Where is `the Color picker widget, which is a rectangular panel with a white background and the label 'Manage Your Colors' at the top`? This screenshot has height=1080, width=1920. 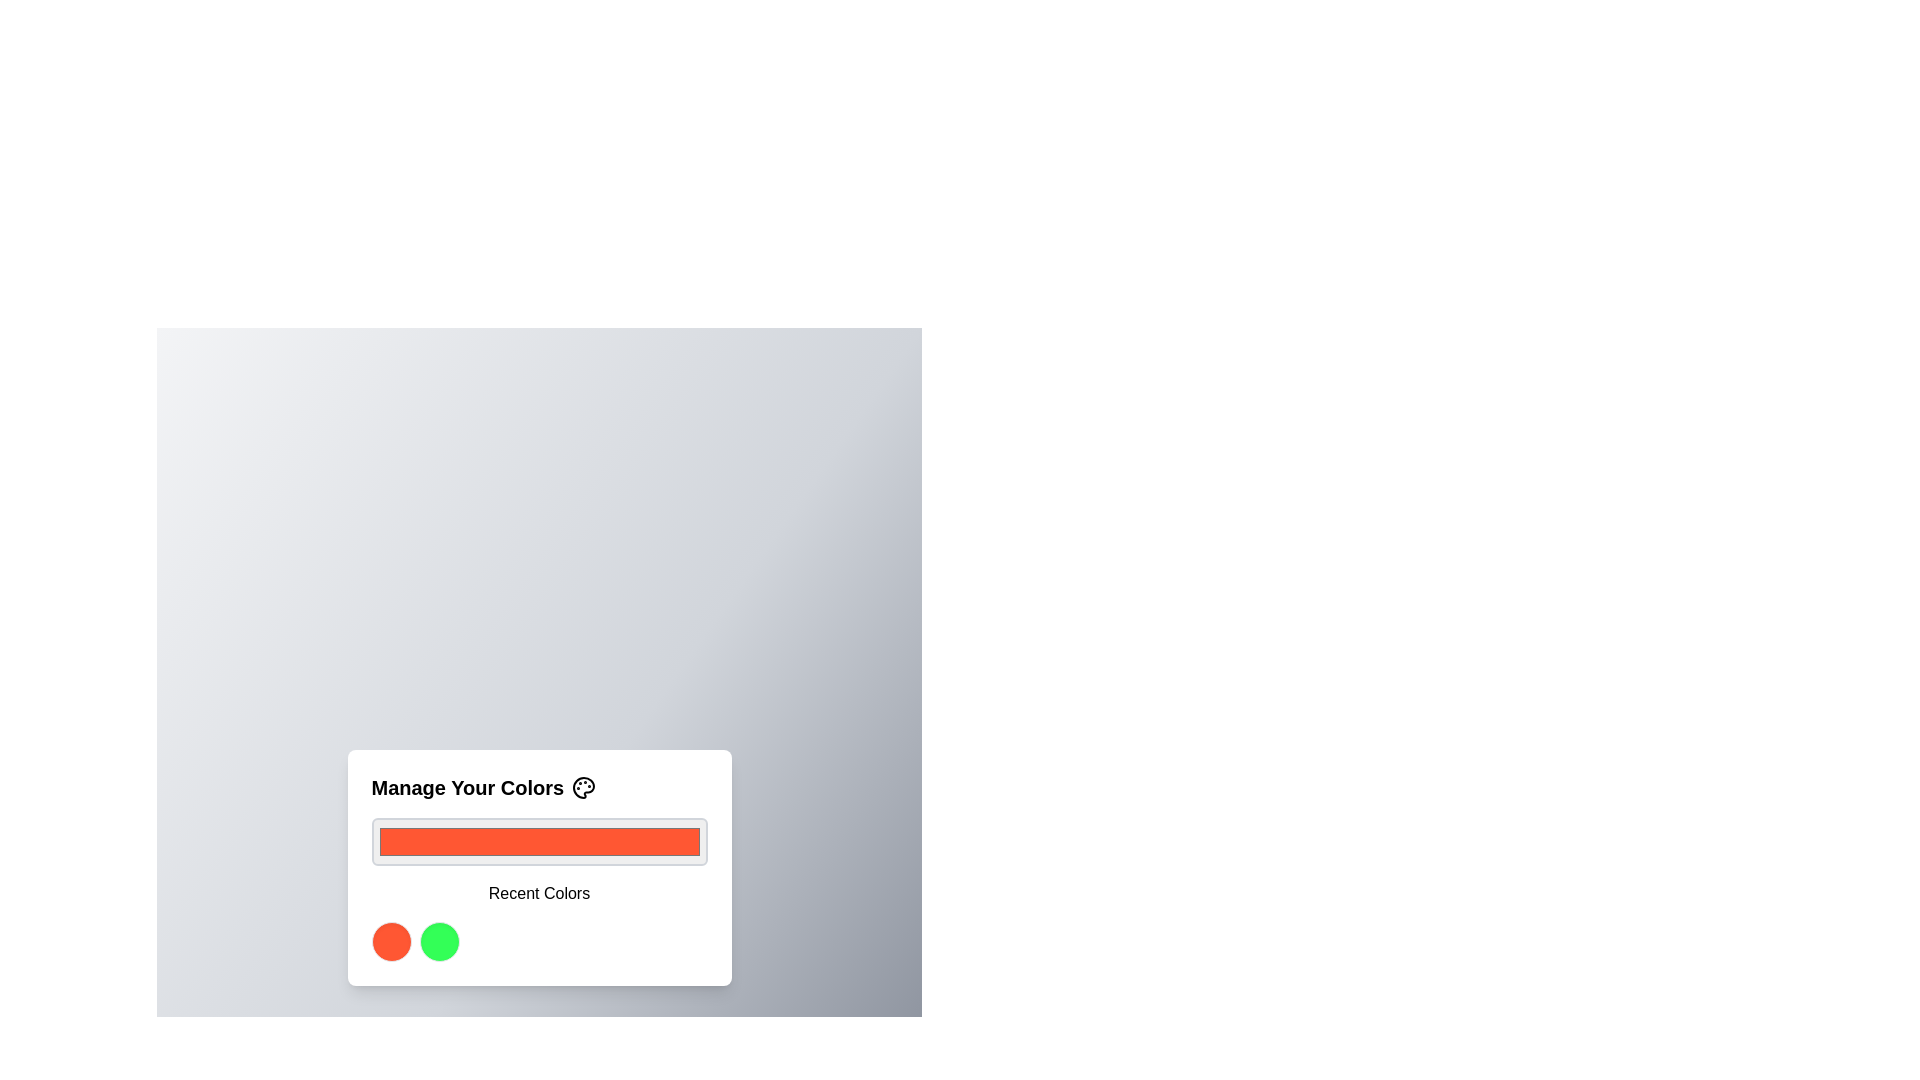
the Color picker widget, which is a rectangular panel with a white background and the label 'Manage Your Colors' at the top is located at coordinates (539, 866).